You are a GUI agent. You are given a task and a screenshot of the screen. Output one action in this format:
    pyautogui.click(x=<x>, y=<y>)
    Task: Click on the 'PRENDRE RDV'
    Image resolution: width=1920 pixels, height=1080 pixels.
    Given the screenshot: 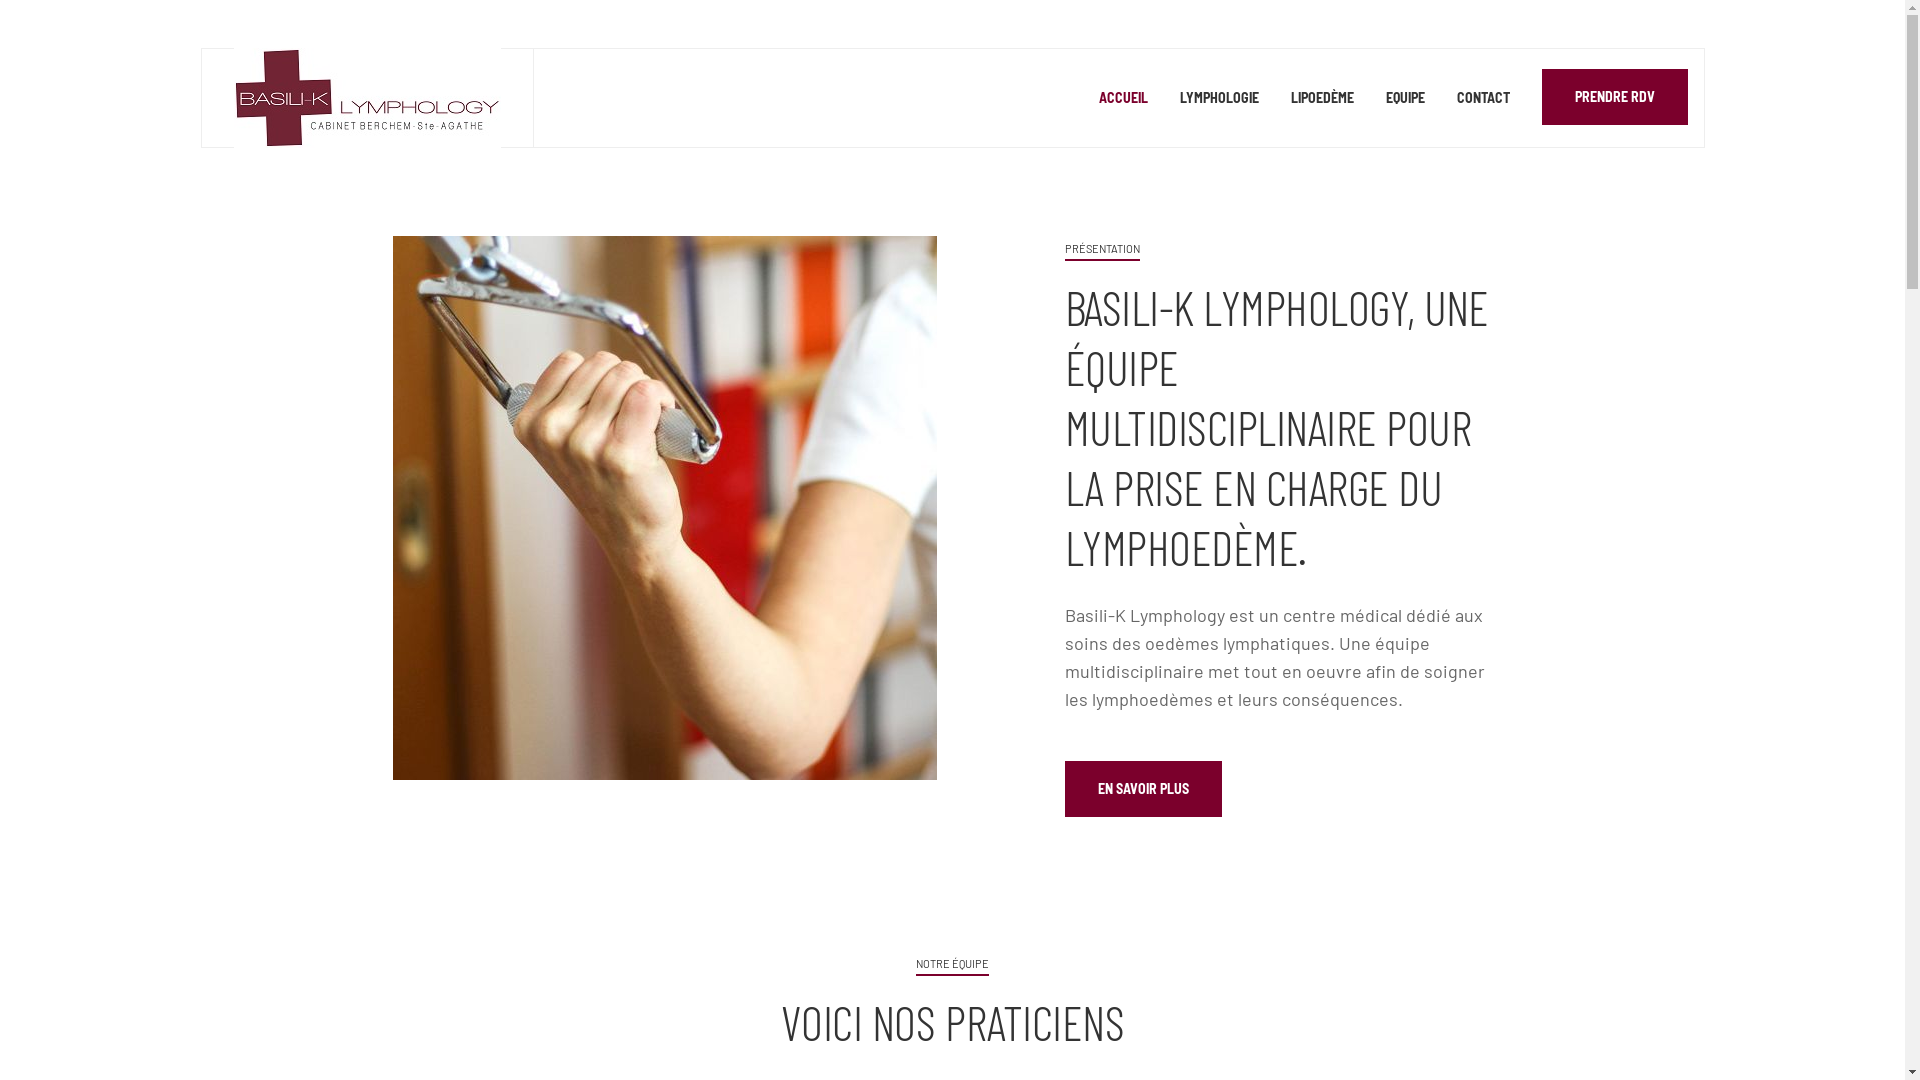 What is the action you would take?
    pyautogui.click(x=1540, y=96)
    